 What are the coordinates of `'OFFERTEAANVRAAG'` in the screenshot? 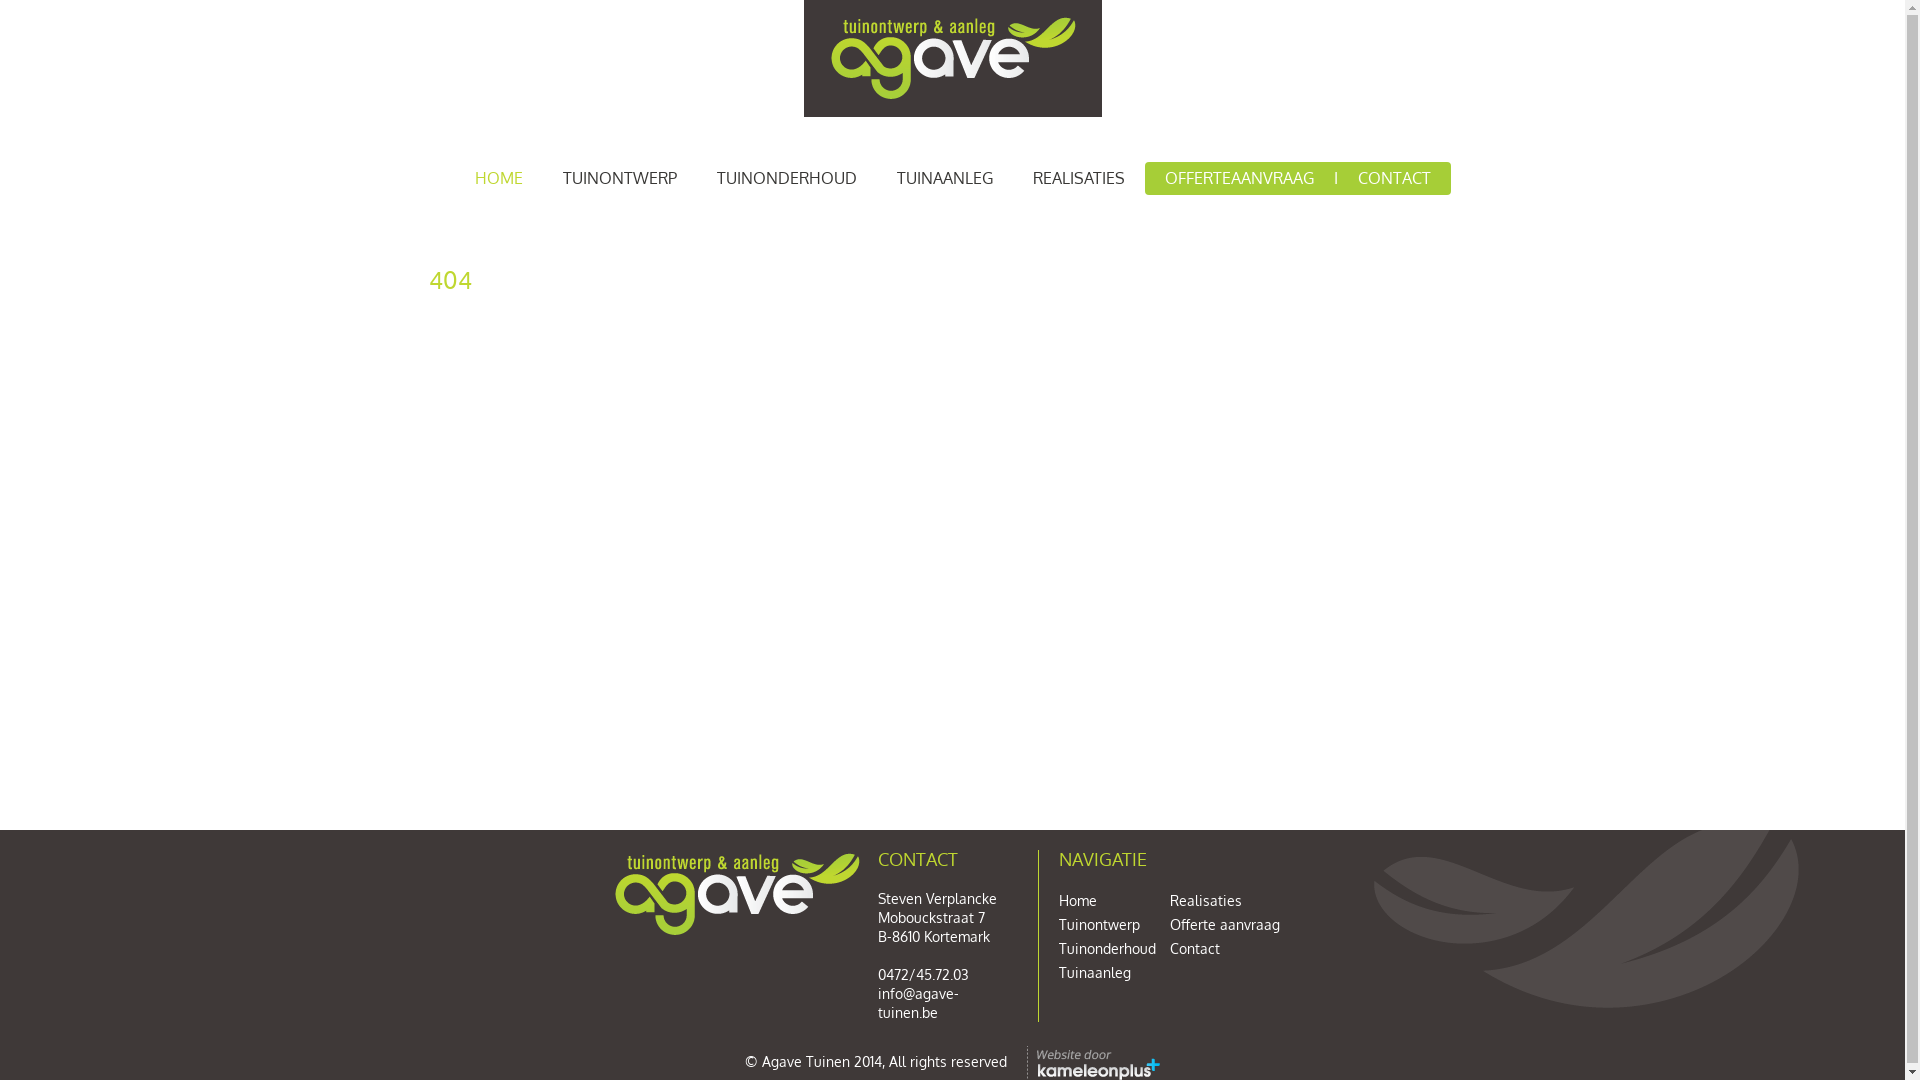 It's located at (1237, 177).